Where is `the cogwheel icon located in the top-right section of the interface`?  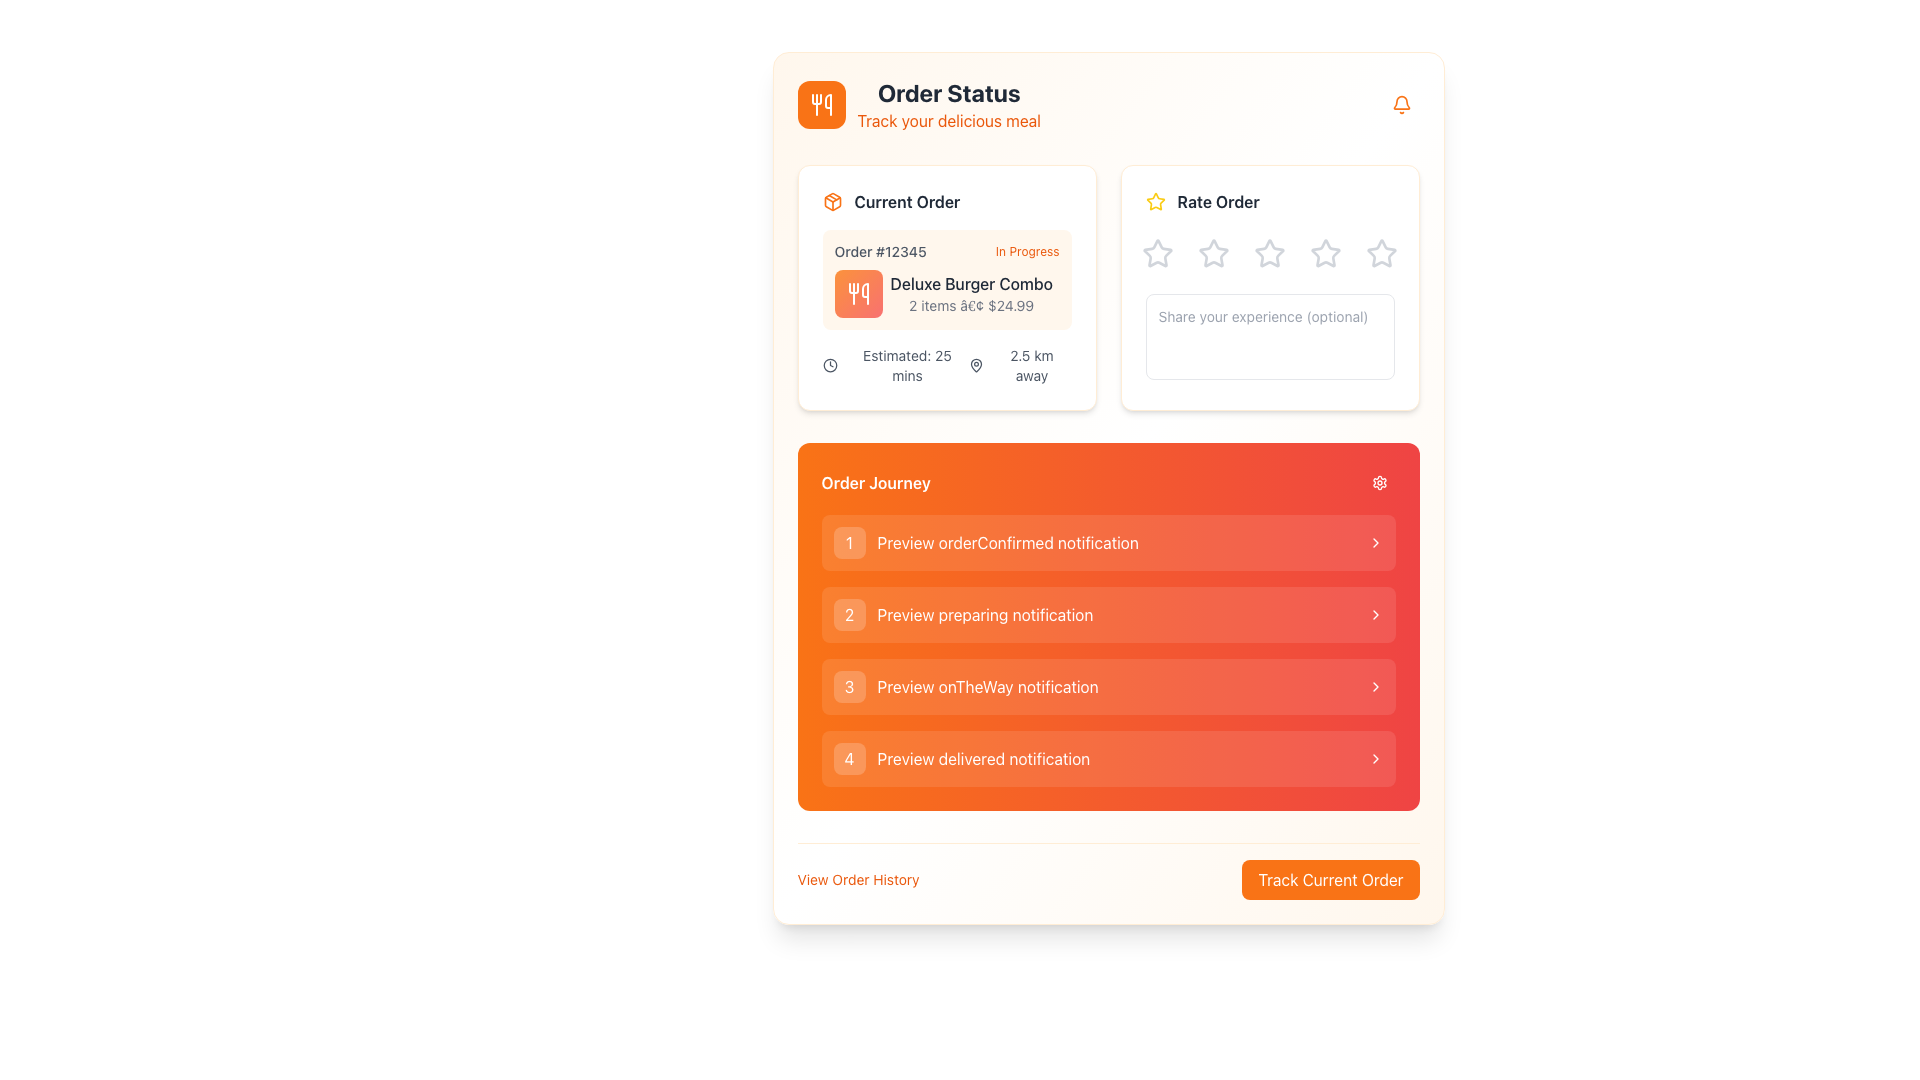 the cogwheel icon located in the top-right section of the interface is located at coordinates (1378, 482).